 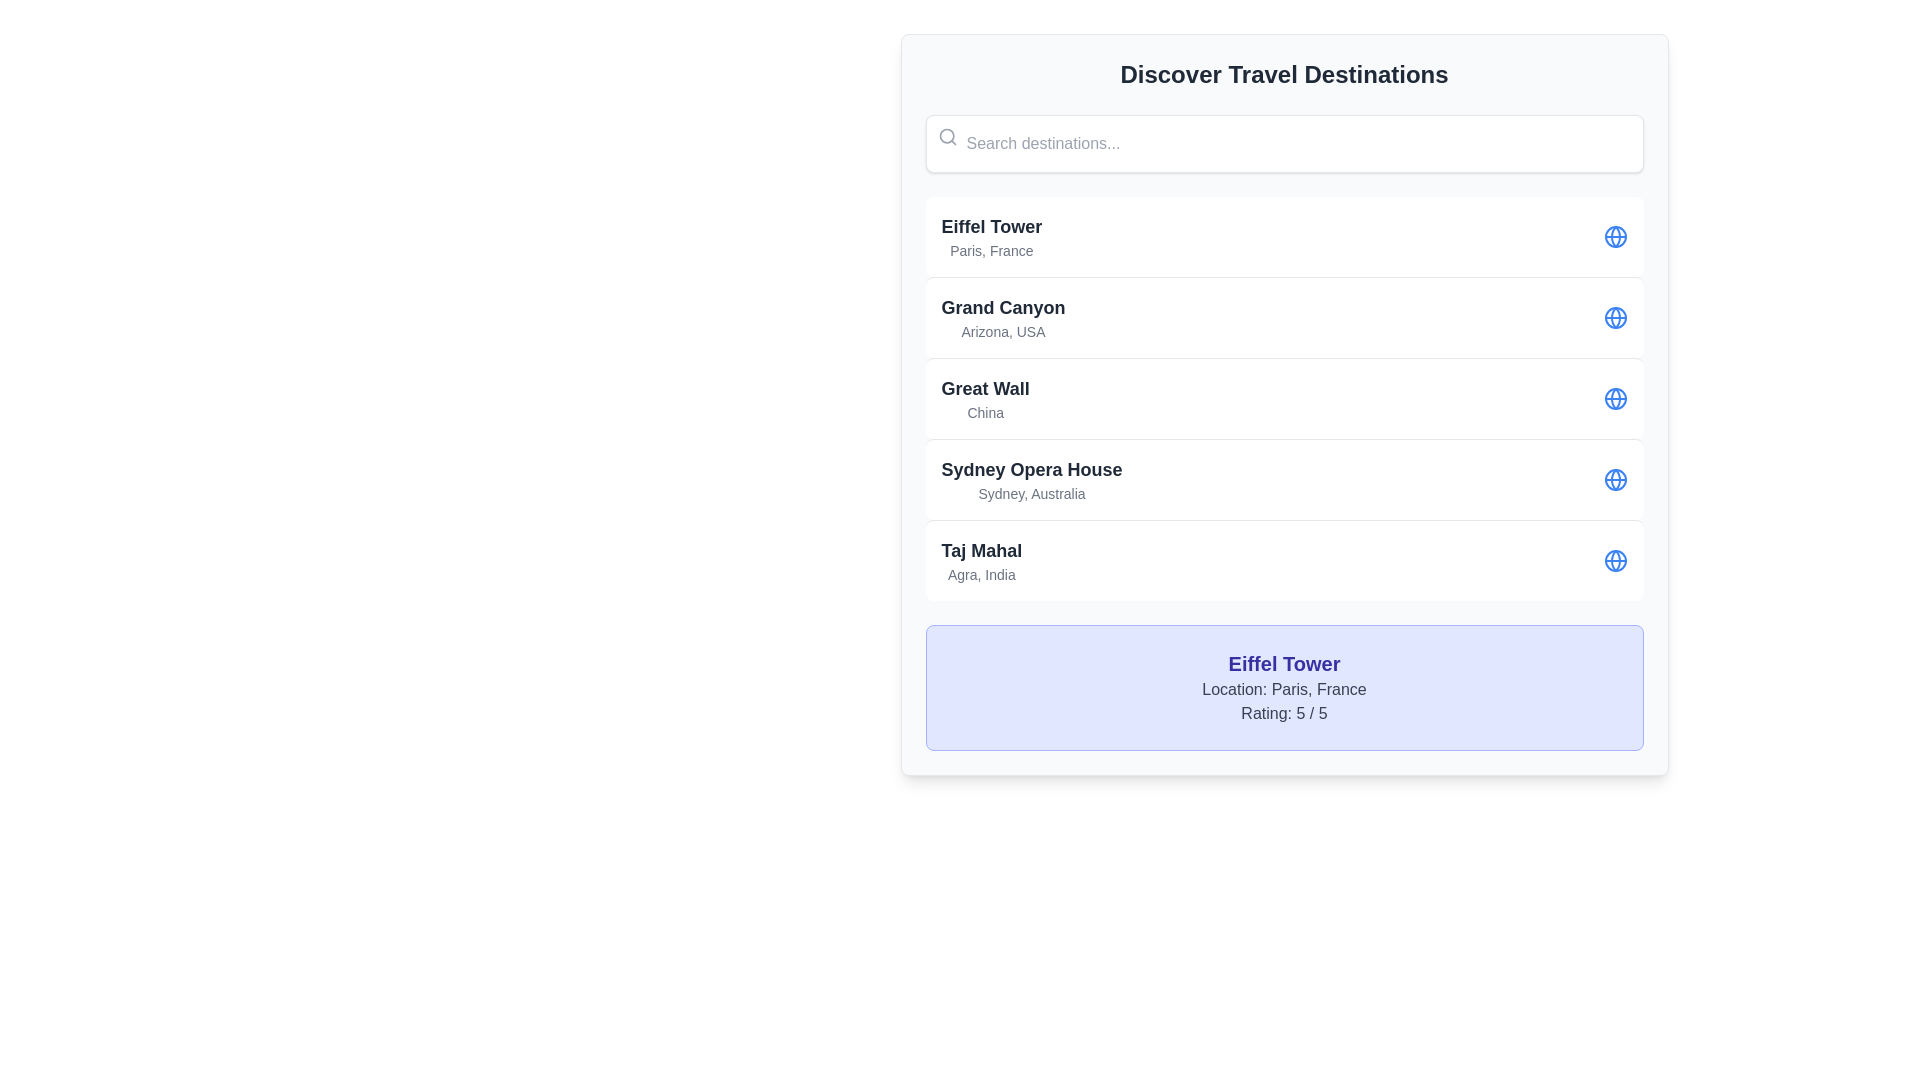 I want to click on the magnifying glass icon located in the top-left corner of the search input field labeled 'Search destinations...' to initiate a search, so click(x=946, y=136).